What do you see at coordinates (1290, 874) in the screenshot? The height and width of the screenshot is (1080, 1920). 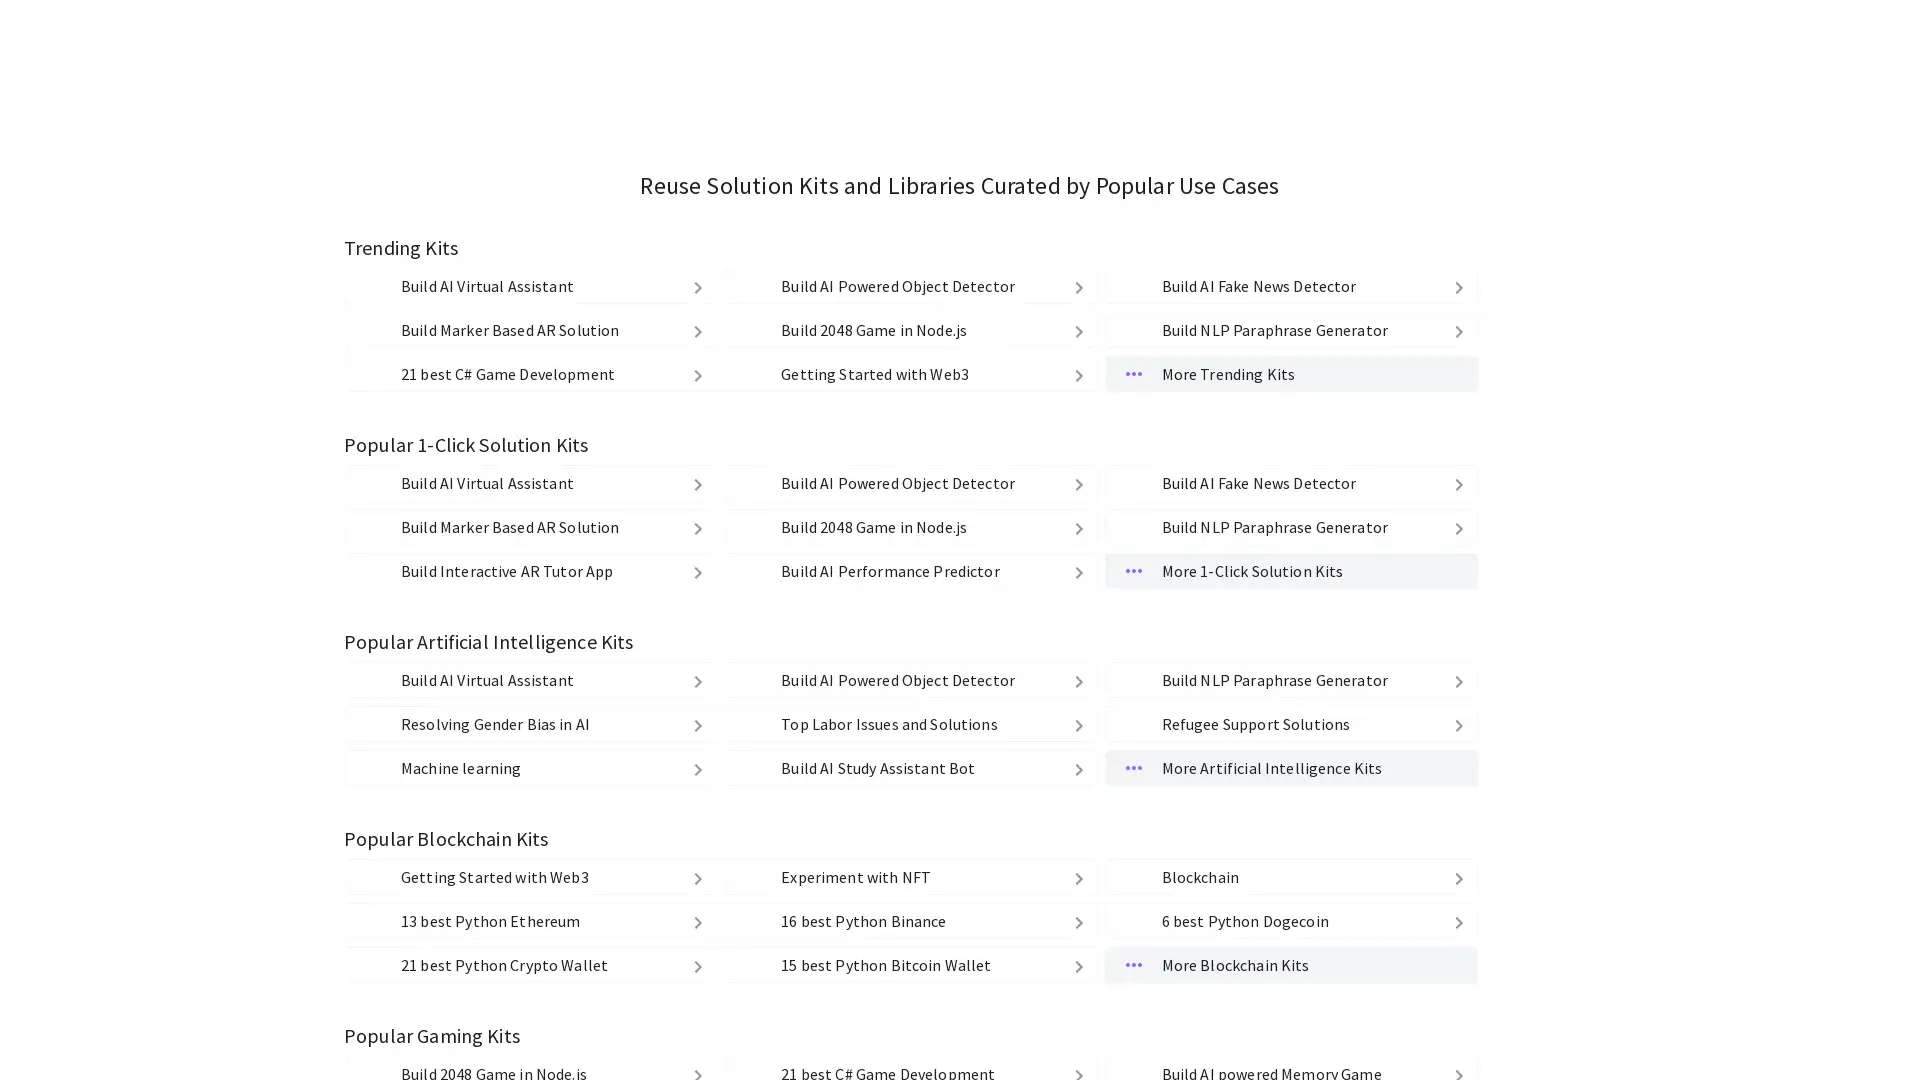 I see `More Trending Kits` at bounding box center [1290, 874].